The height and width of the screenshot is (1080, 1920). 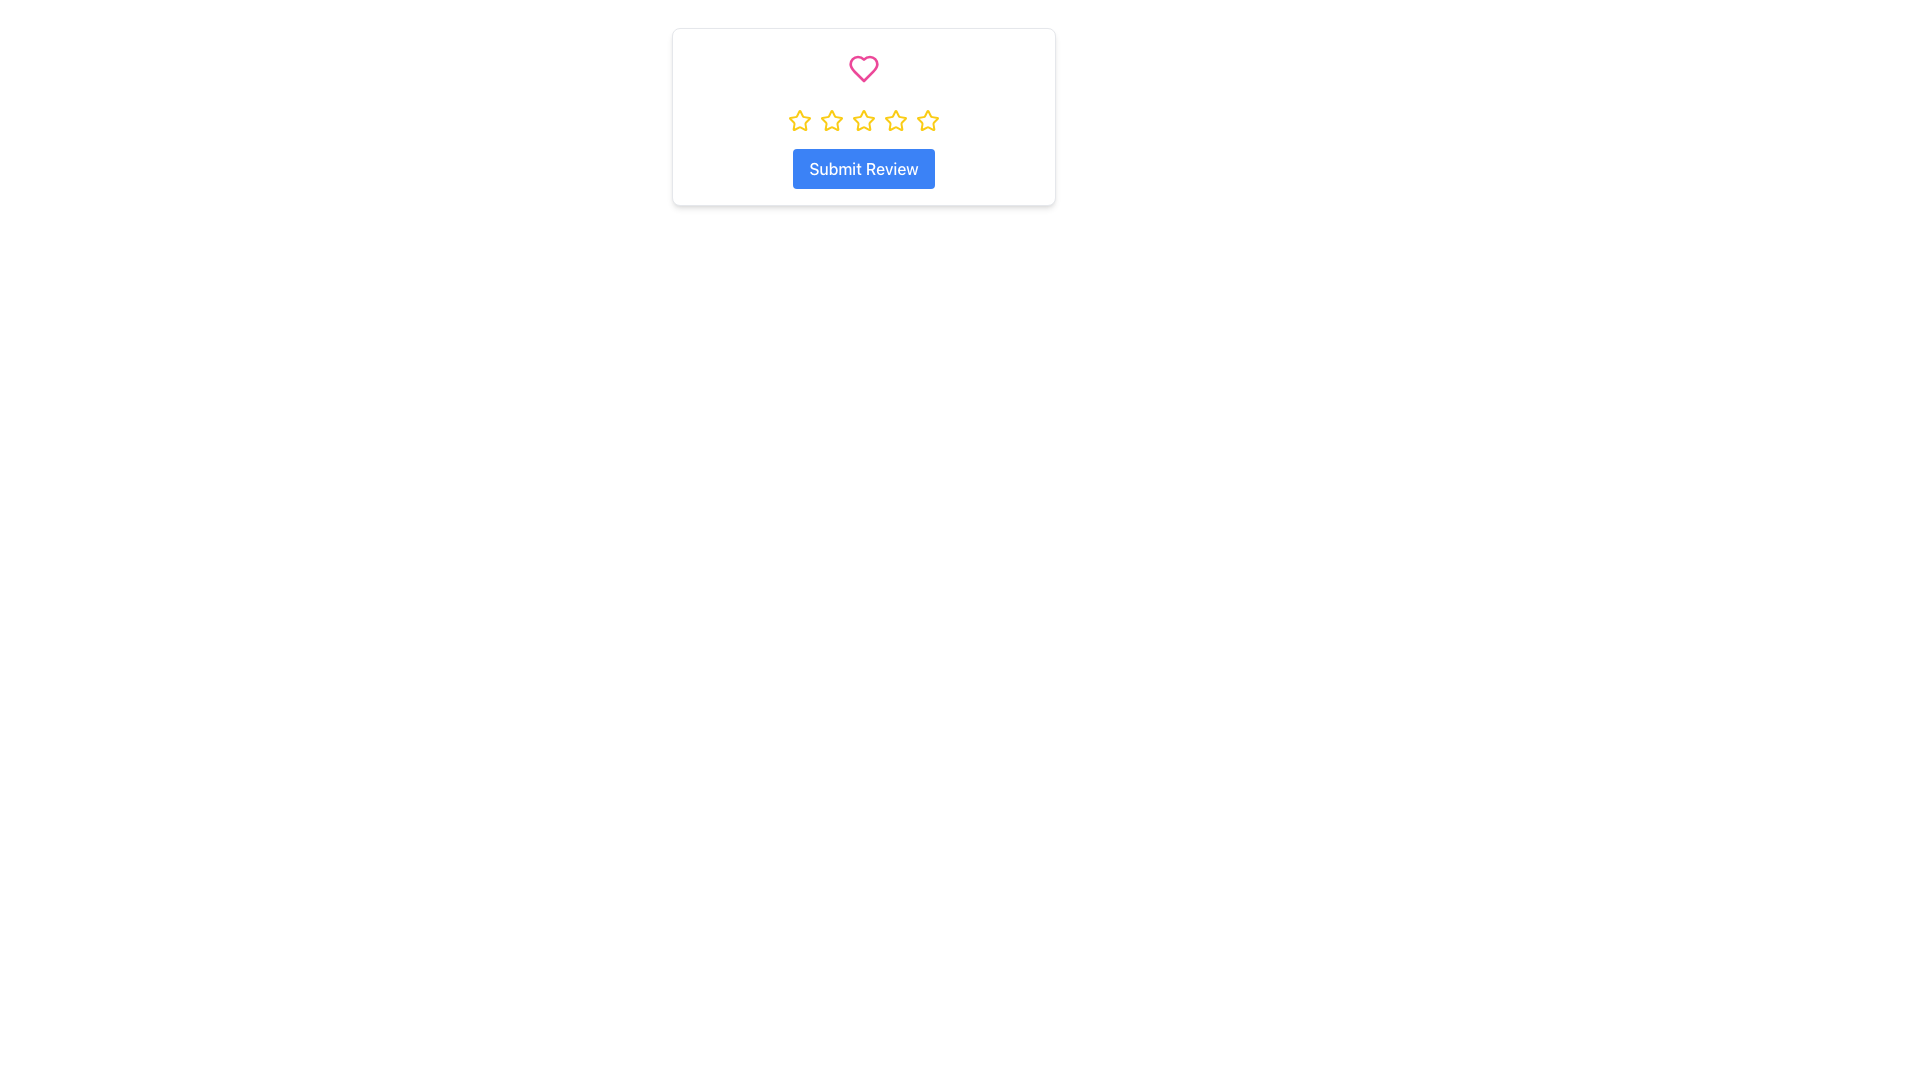 I want to click on the middle yellow star icon in the row of five star icons, which represents a rating option, so click(x=864, y=116).